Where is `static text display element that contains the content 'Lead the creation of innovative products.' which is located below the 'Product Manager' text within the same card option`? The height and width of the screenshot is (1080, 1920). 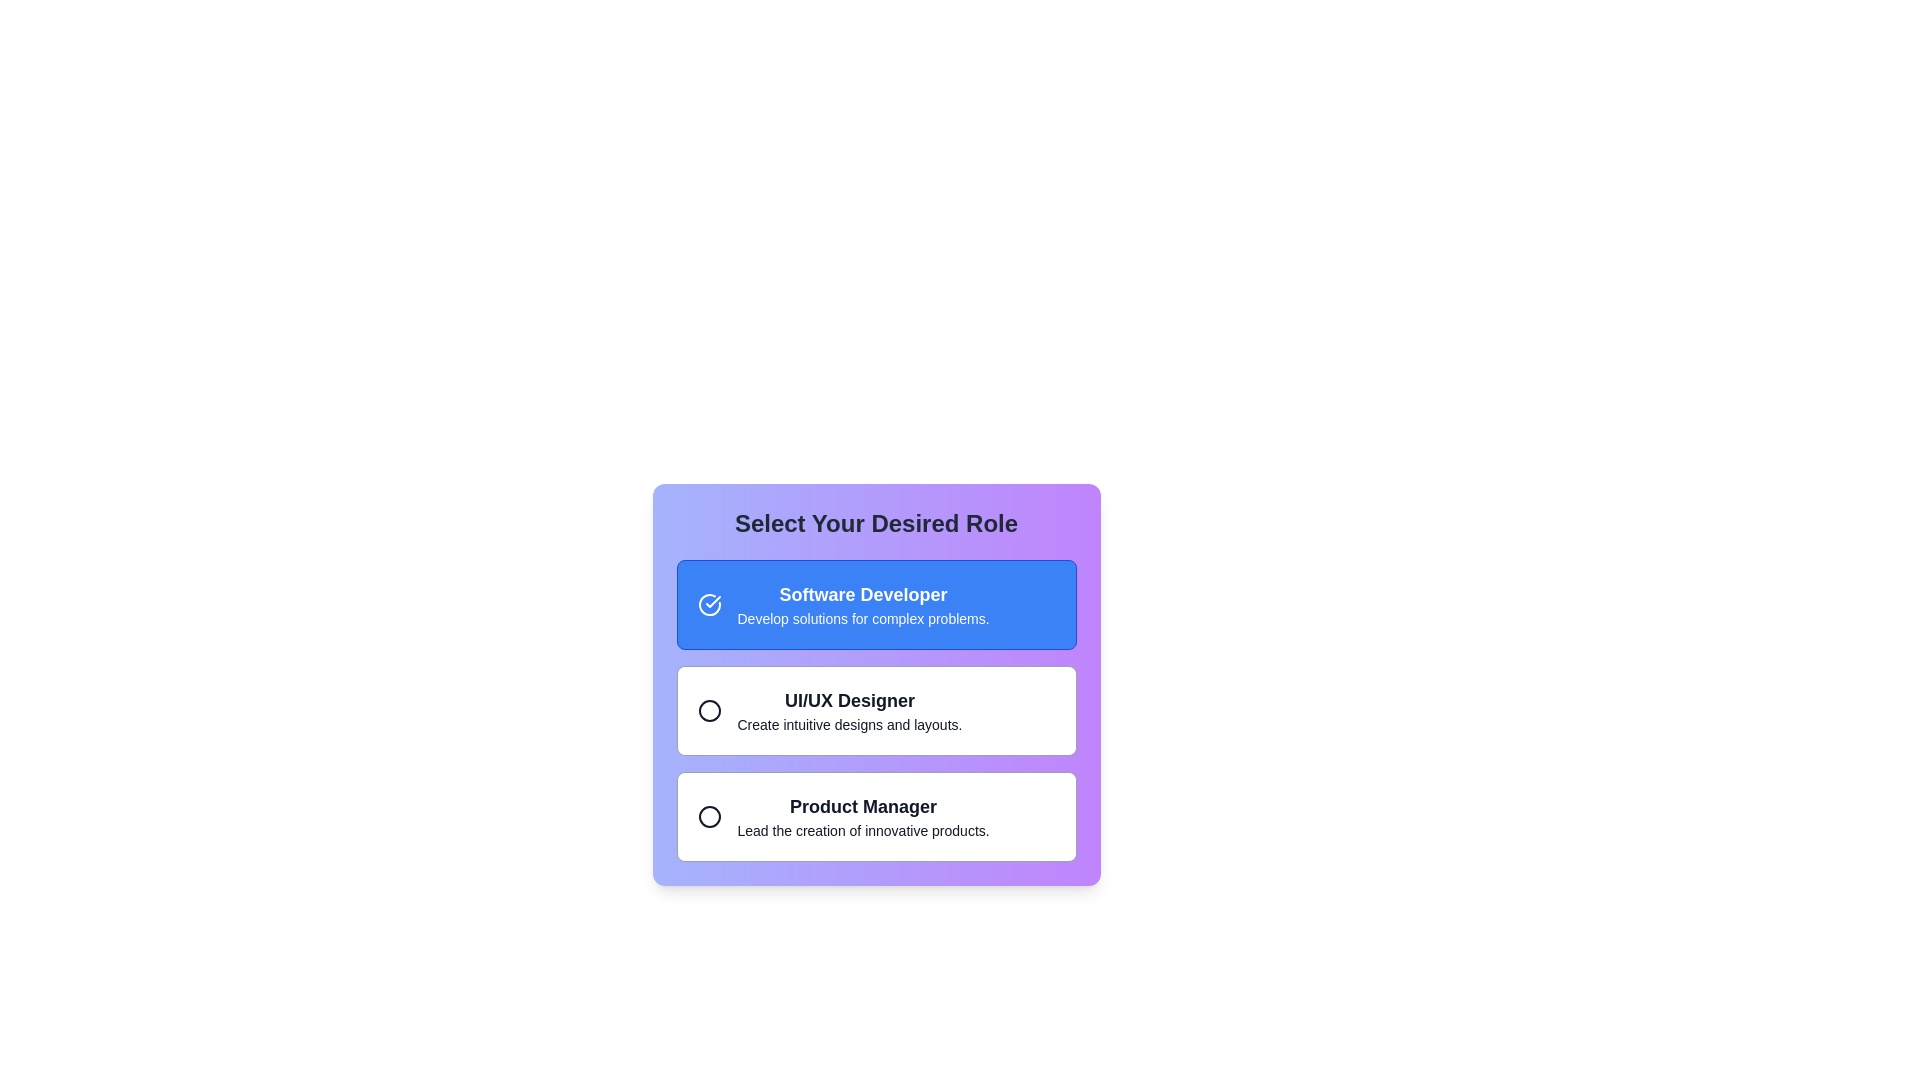 static text display element that contains the content 'Lead the creation of innovative products.' which is located below the 'Product Manager' text within the same card option is located at coordinates (863, 830).